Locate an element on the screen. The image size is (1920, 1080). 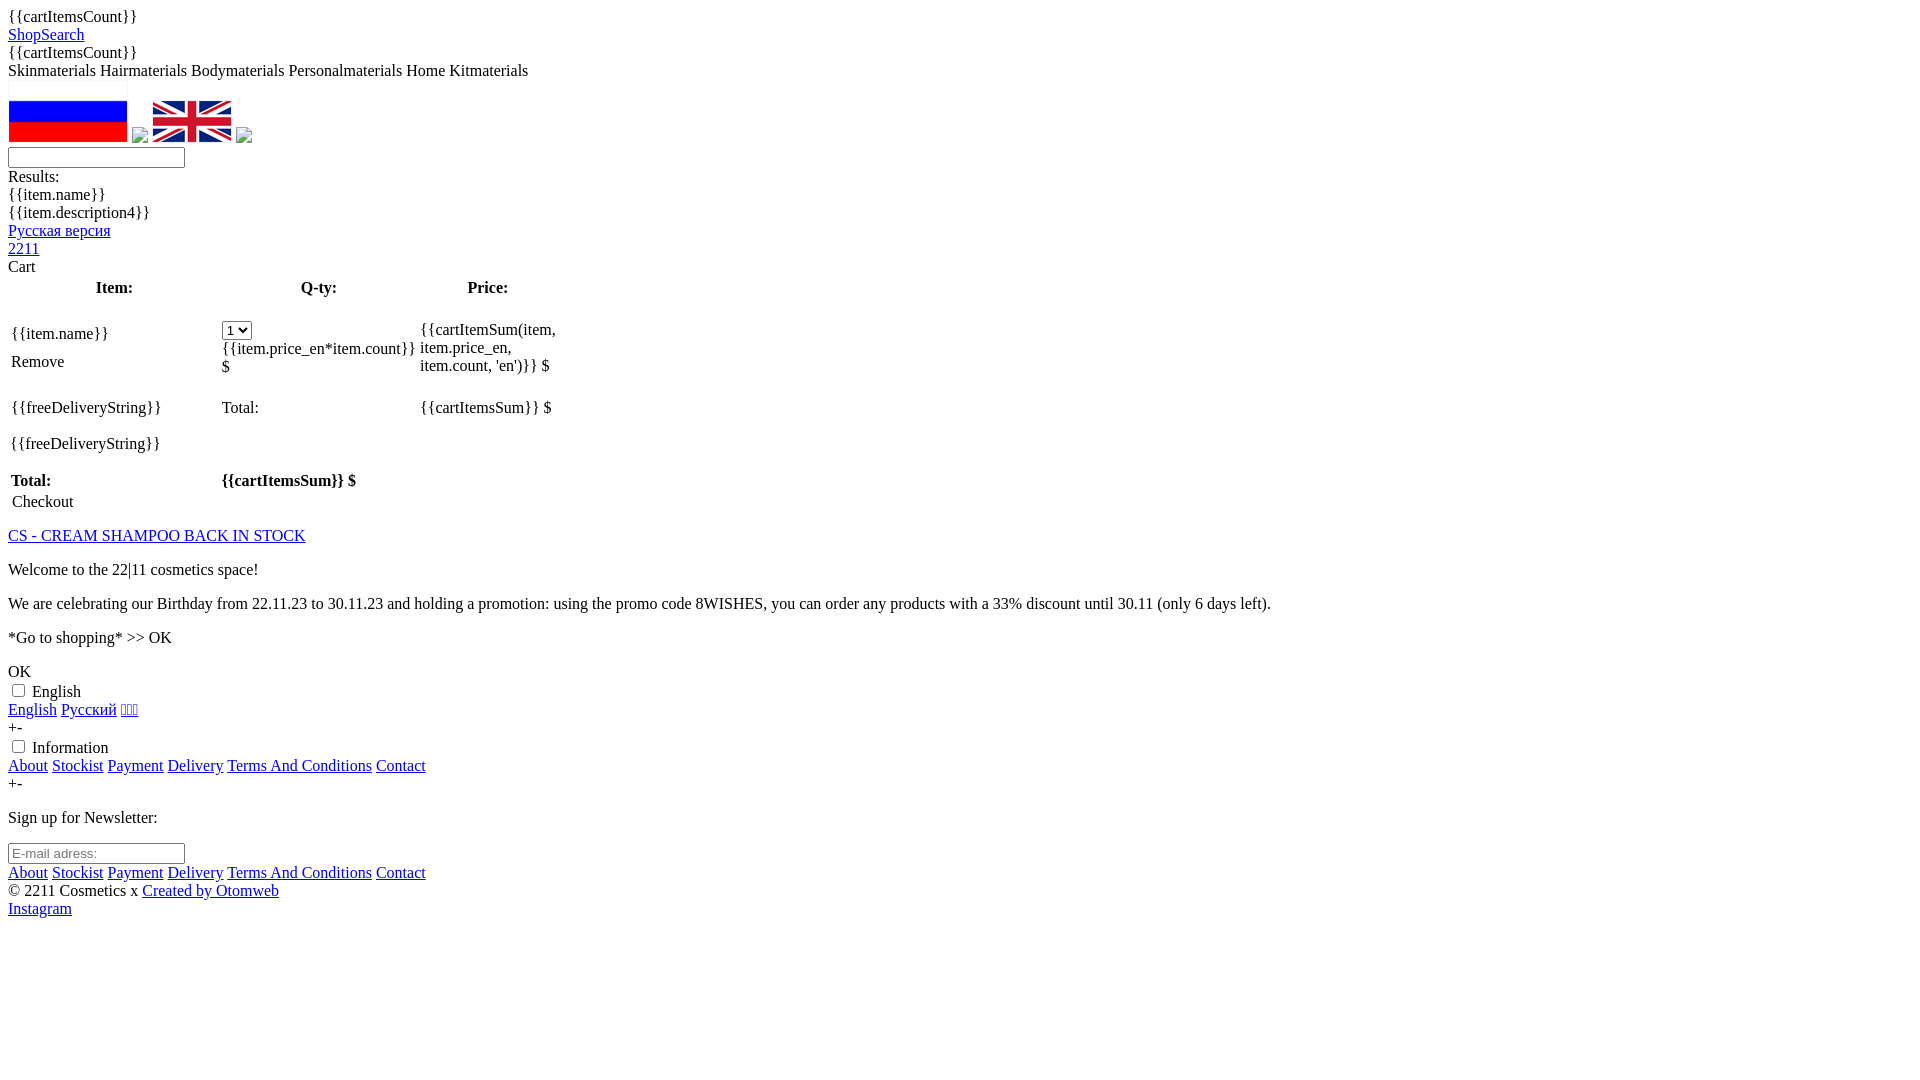
'Skinmaterials' is located at coordinates (8, 69).